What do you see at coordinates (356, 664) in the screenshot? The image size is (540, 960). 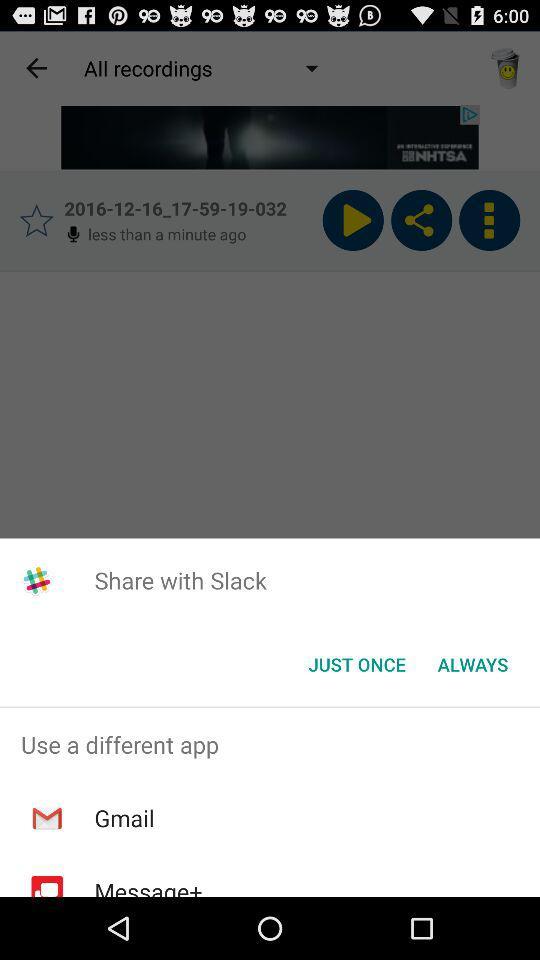 I see `just once item` at bounding box center [356, 664].